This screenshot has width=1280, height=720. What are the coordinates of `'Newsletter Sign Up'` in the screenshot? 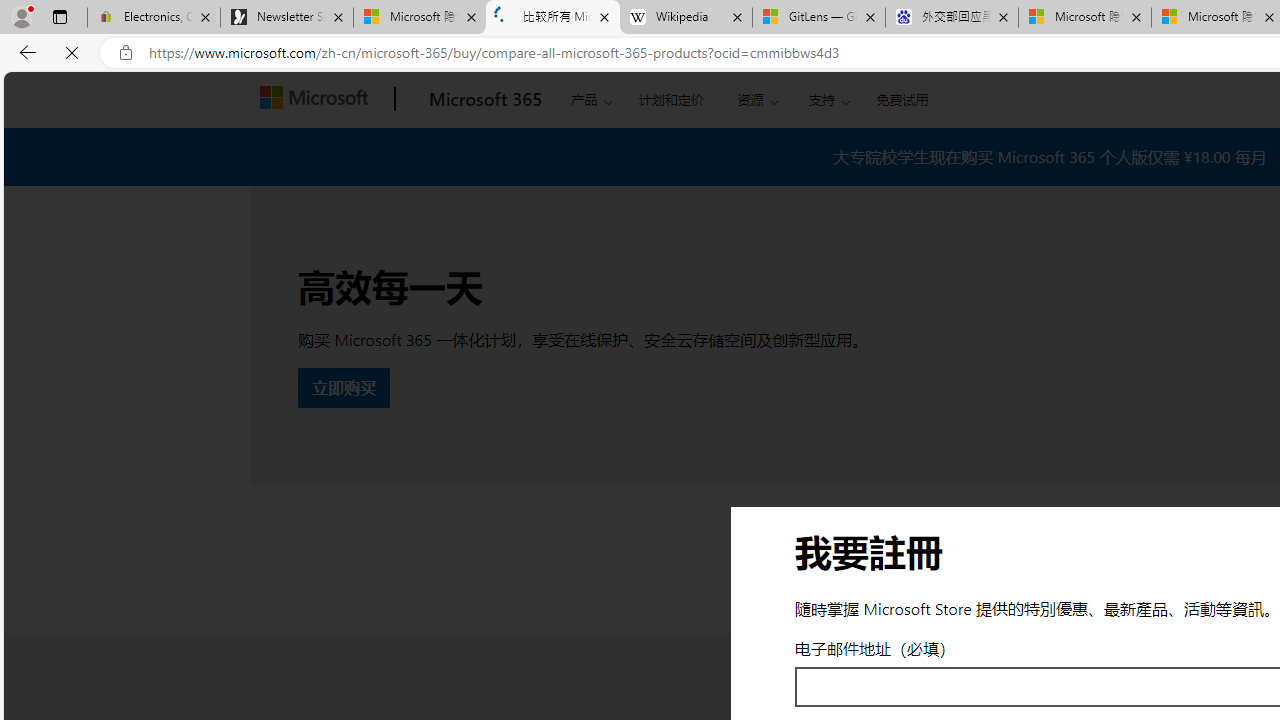 It's located at (286, 17).